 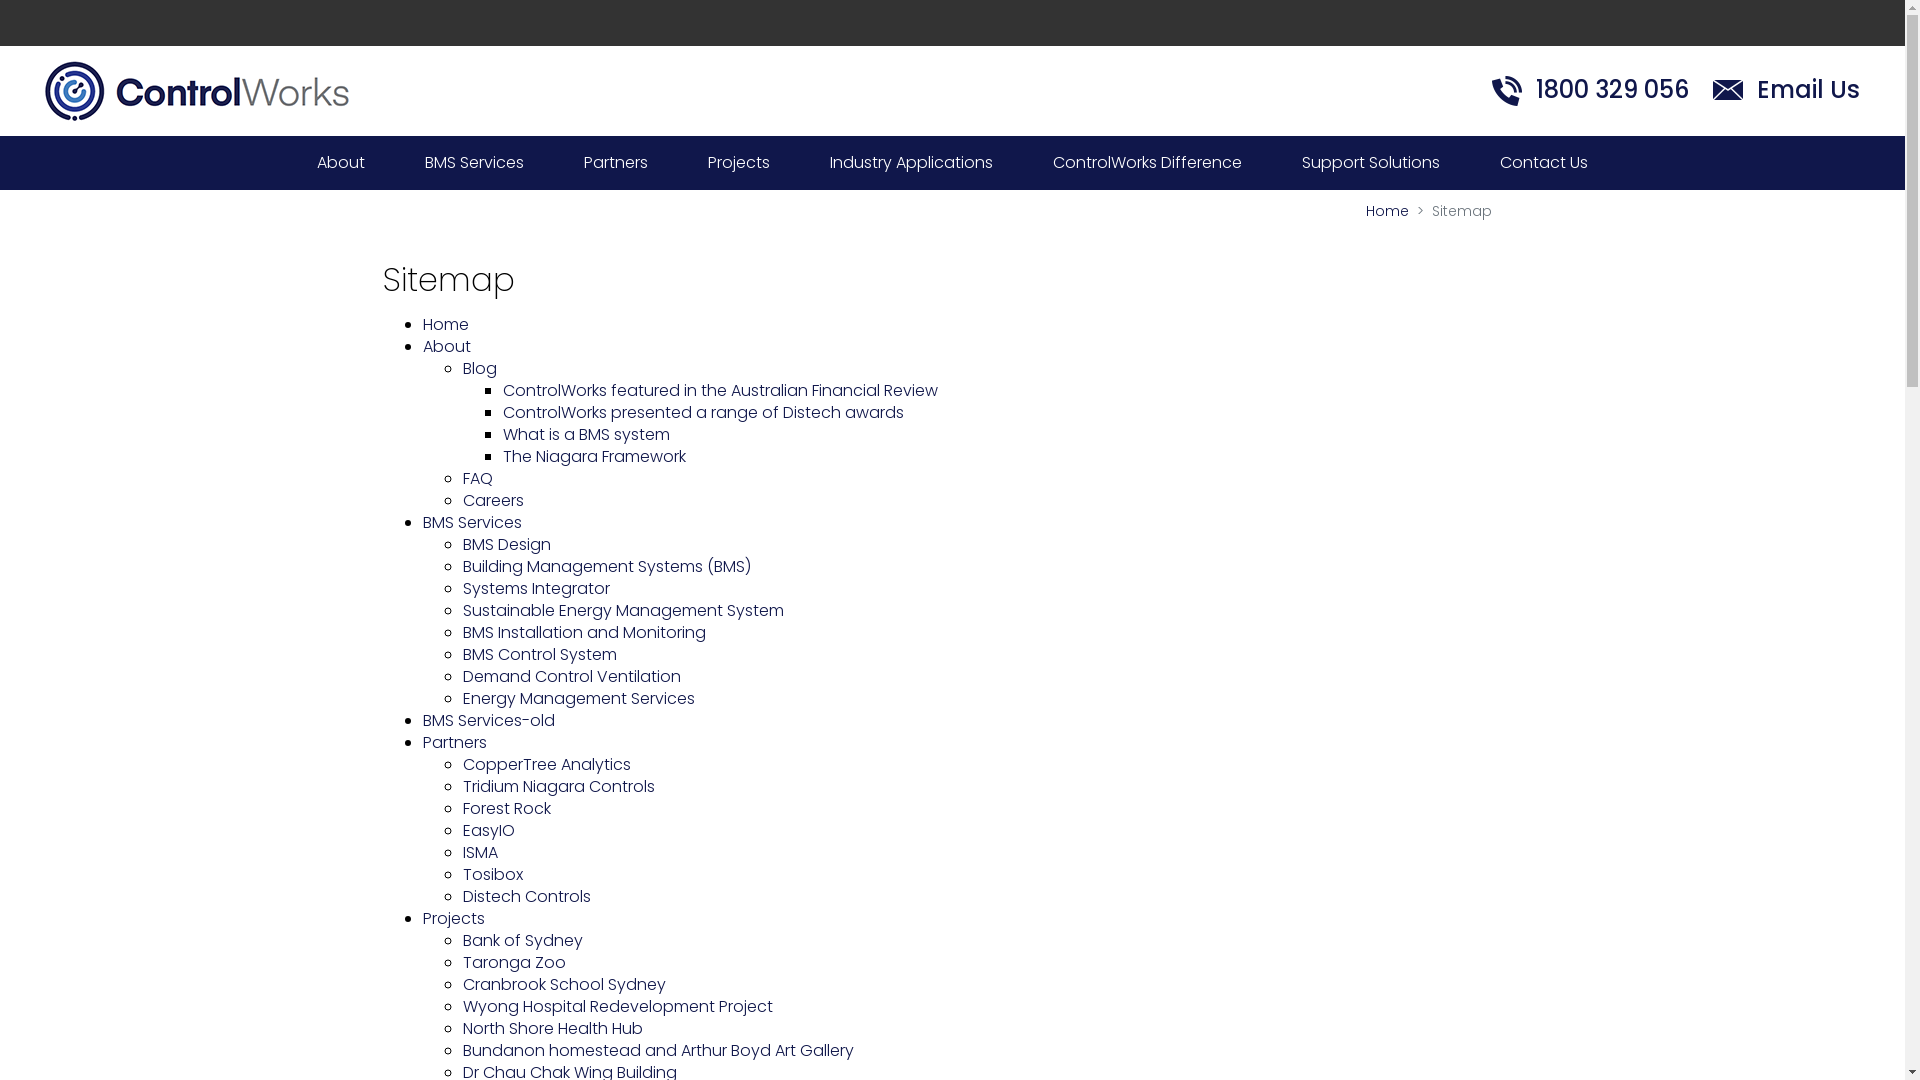 I want to click on 'ControlWorks featured in the Australian Financial Review', so click(x=502, y=390).